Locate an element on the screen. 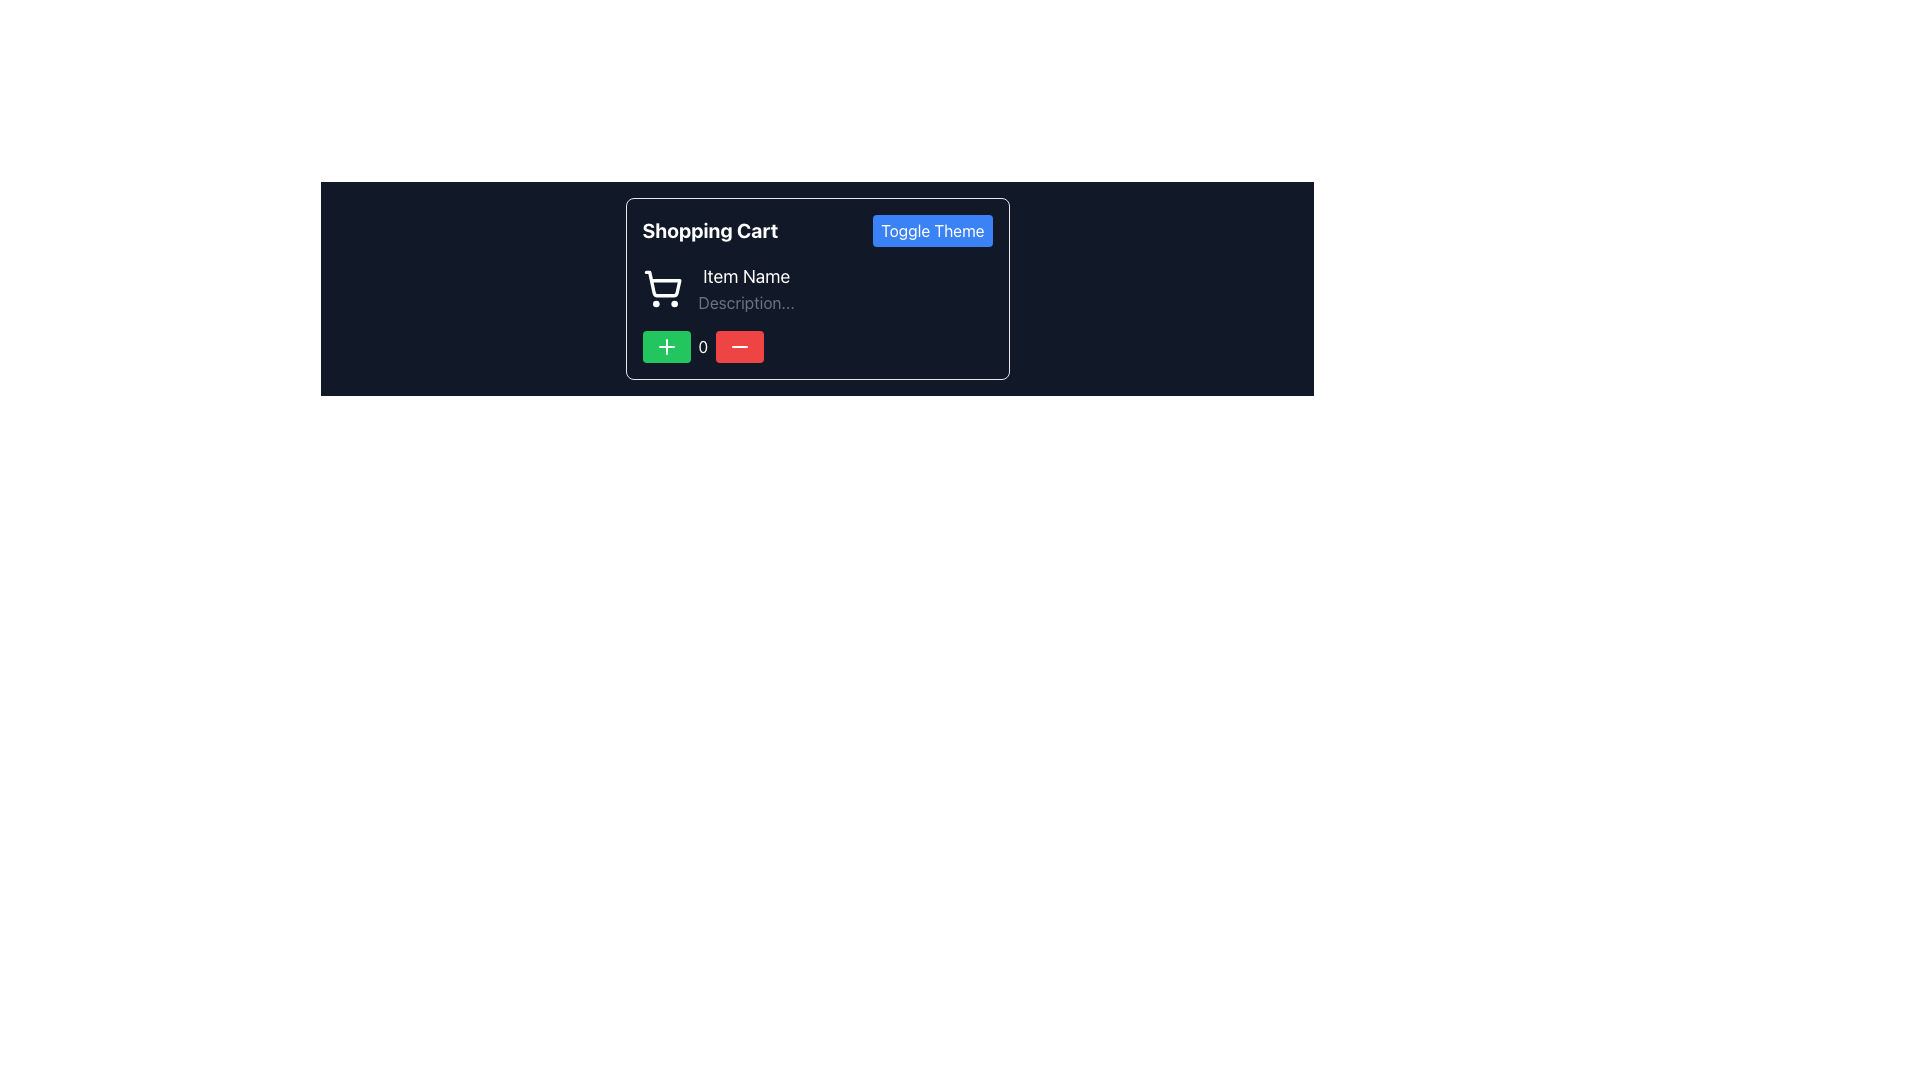 The image size is (1920, 1080). the Text Label representing the name or title of an item listed in the shopping cart, located in the upper central area of the interface is located at coordinates (745, 277).